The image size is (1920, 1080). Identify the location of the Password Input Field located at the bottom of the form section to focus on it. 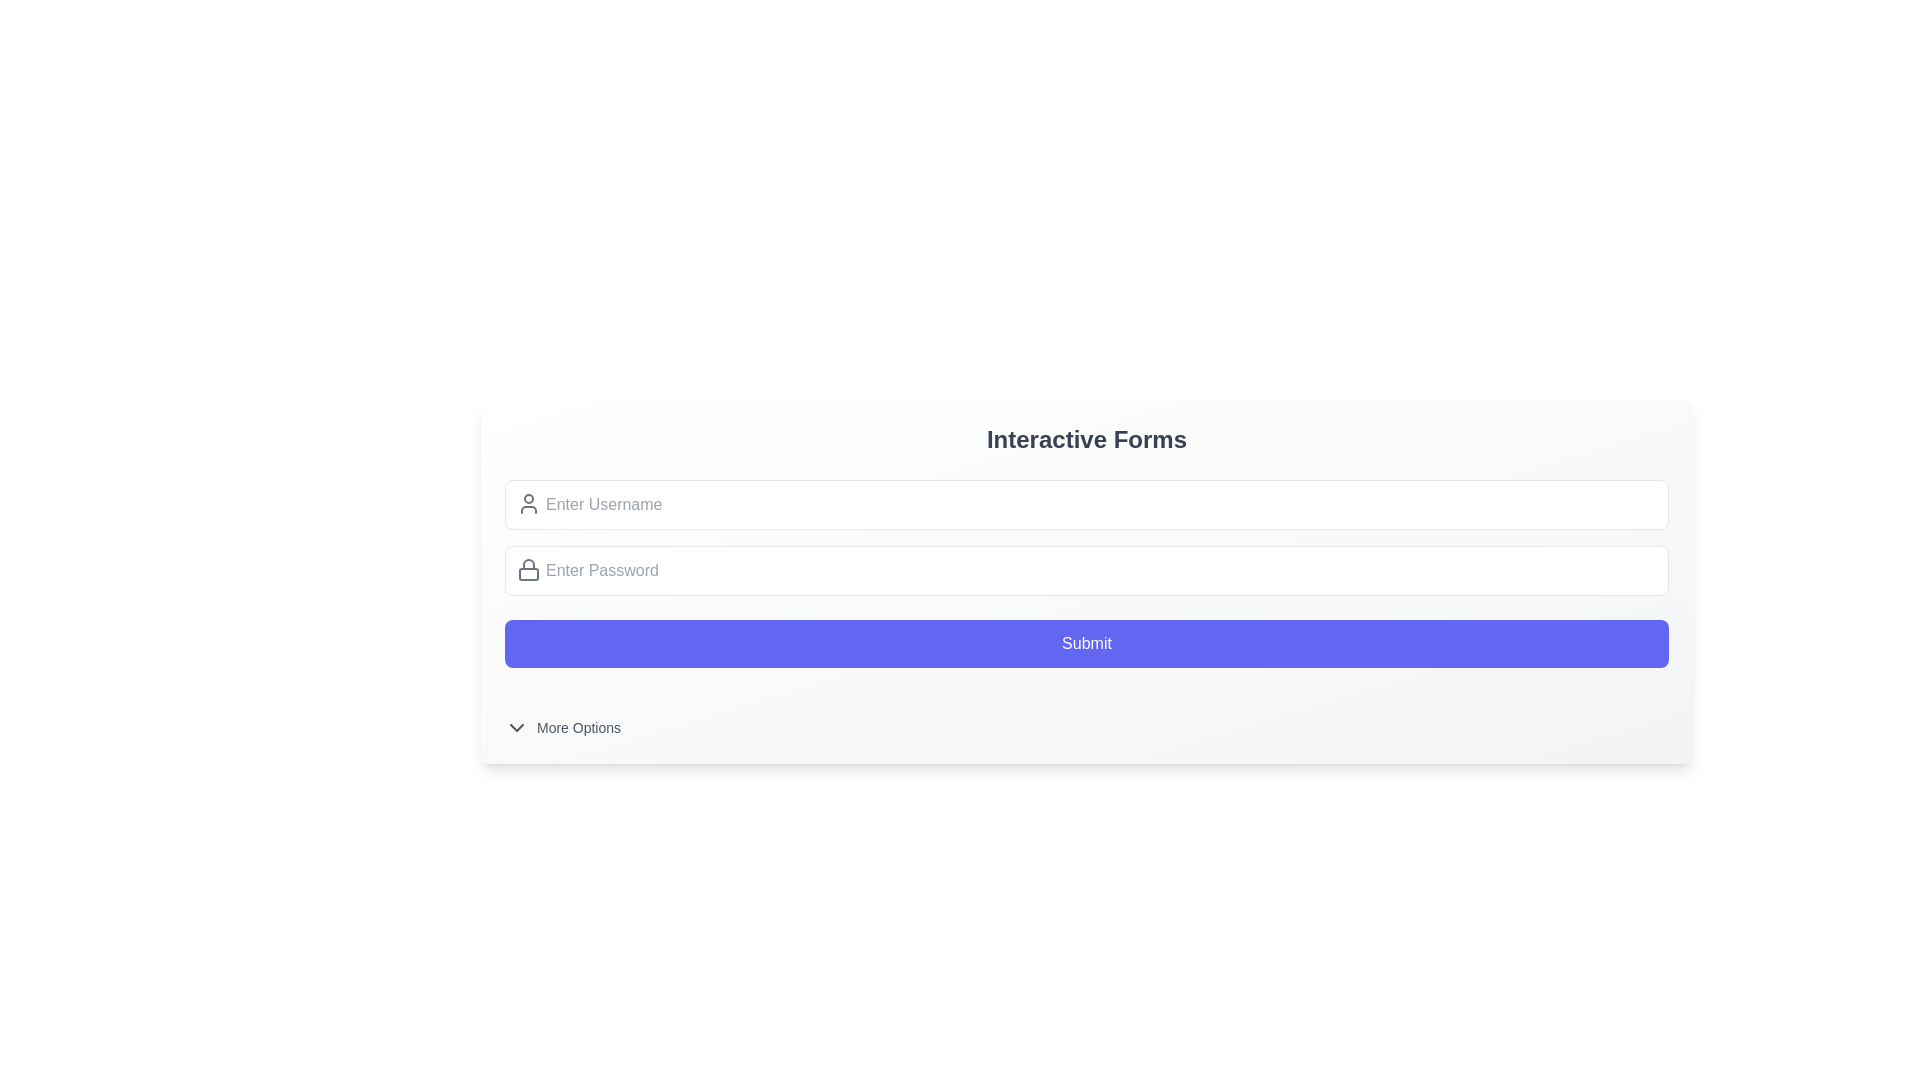
(1085, 570).